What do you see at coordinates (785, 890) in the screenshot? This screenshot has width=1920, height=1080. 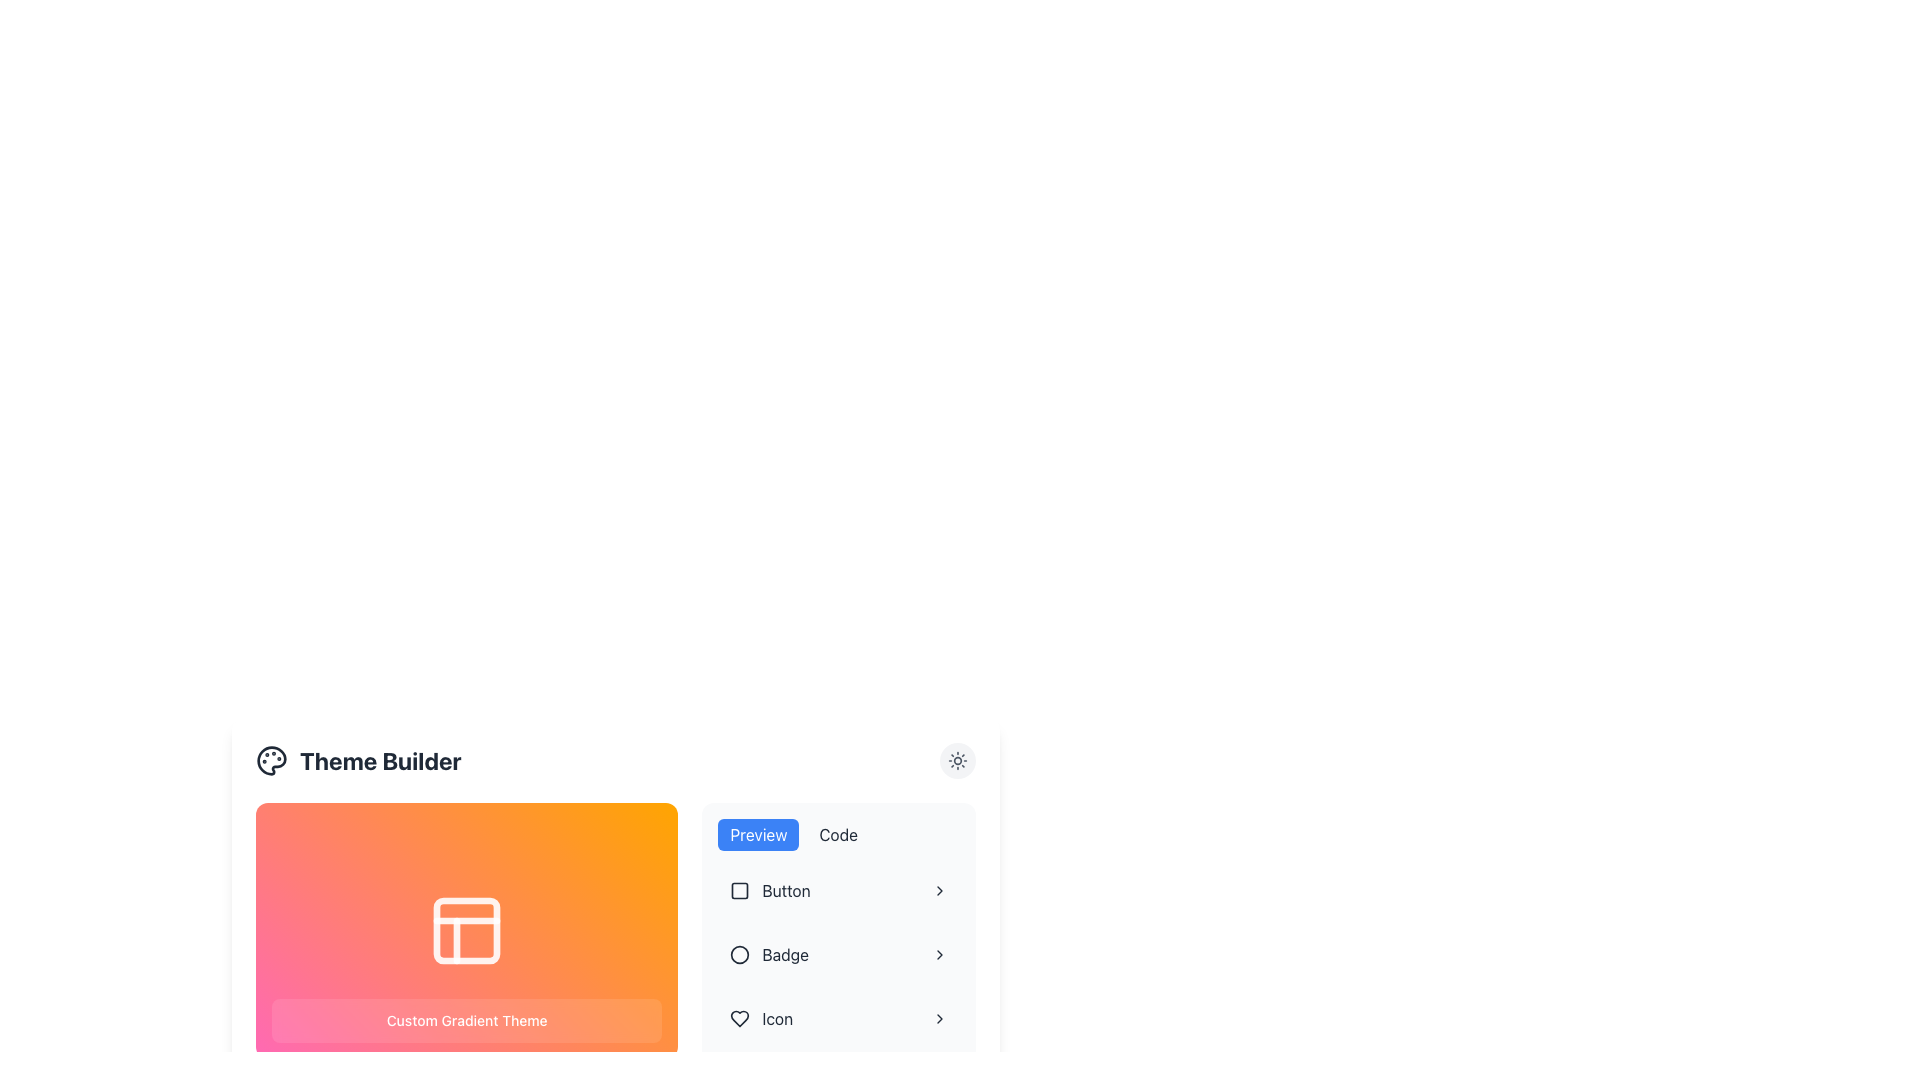 I see `the descriptive label text element located between a checkbox on the left and a right-pointing arrow icon on the right` at bounding box center [785, 890].